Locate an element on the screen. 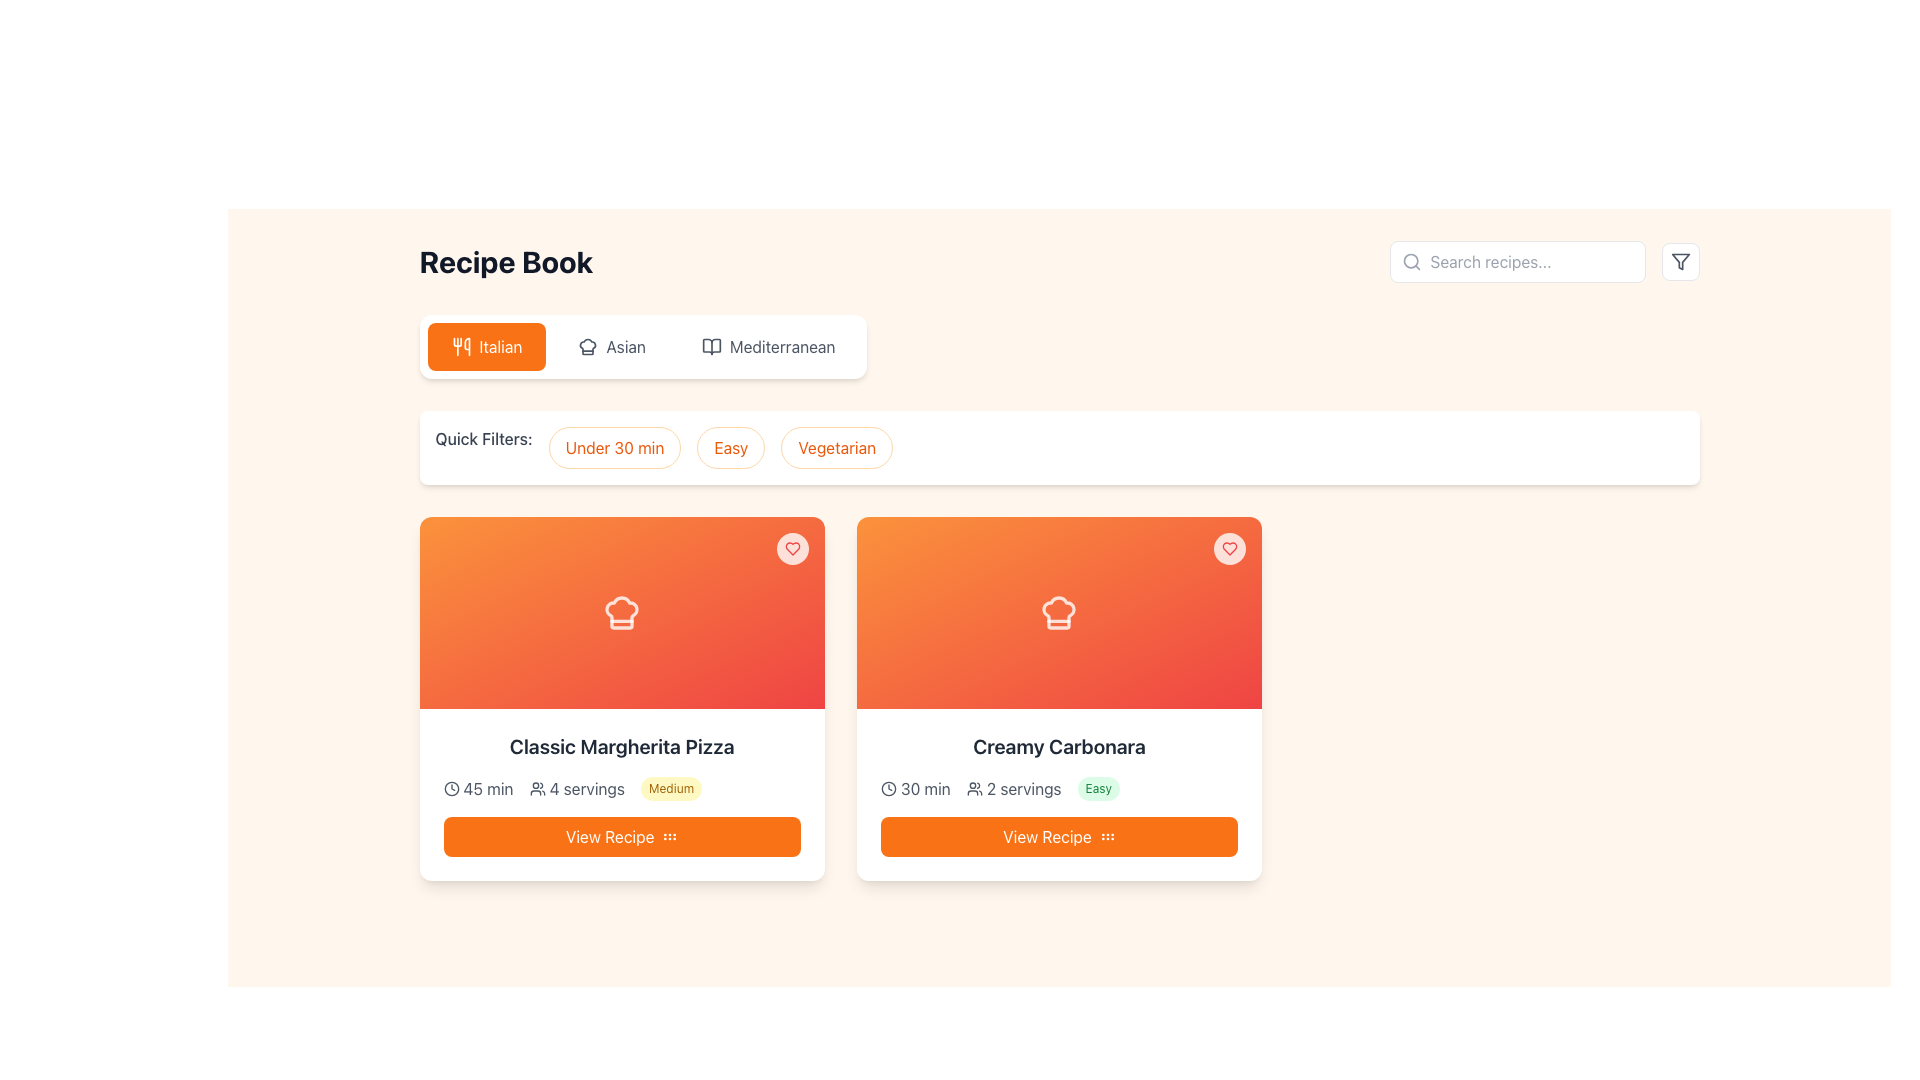 The width and height of the screenshot is (1920, 1080). the text element displaying '2 servings', located below the title 'Creamy Carbonara' and to the right of the serving icon is located at coordinates (1024, 788).